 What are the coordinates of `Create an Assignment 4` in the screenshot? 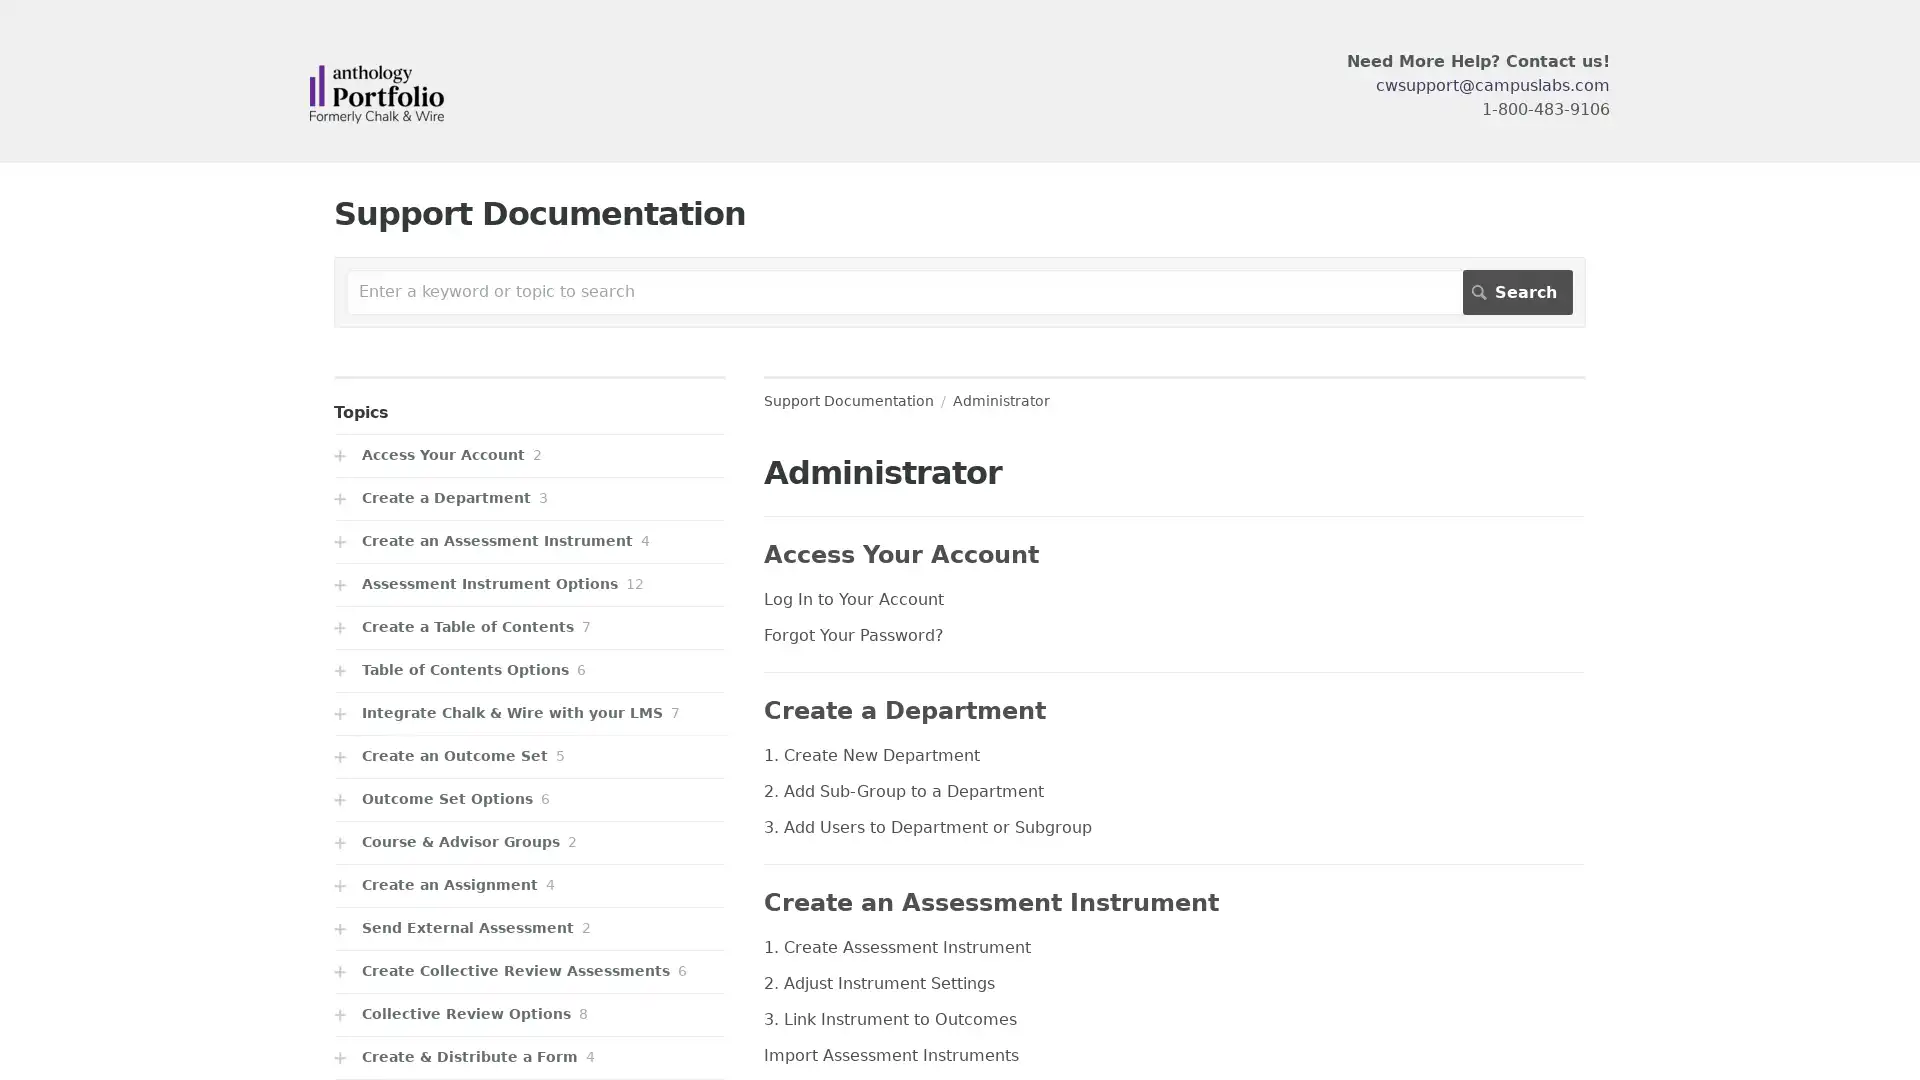 It's located at (529, 884).